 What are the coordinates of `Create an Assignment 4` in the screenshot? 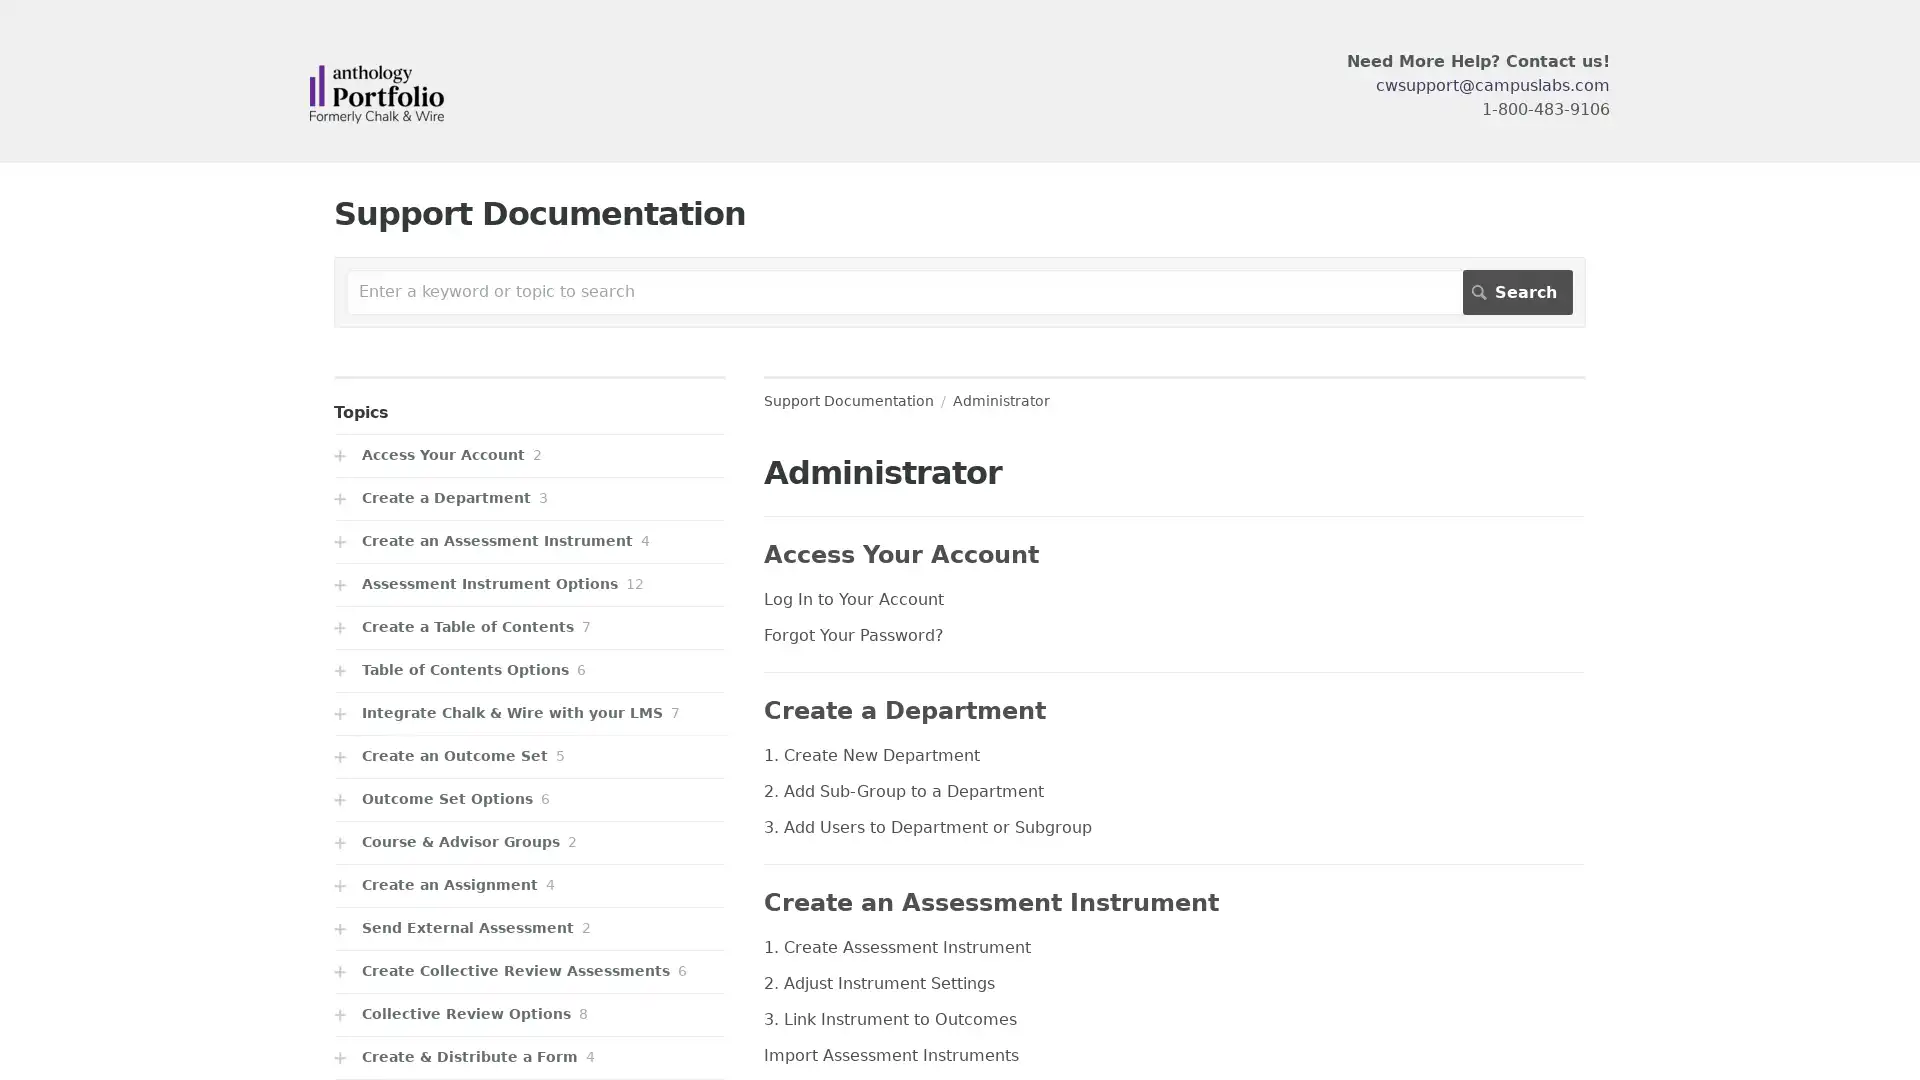 It's located at (529, 884).